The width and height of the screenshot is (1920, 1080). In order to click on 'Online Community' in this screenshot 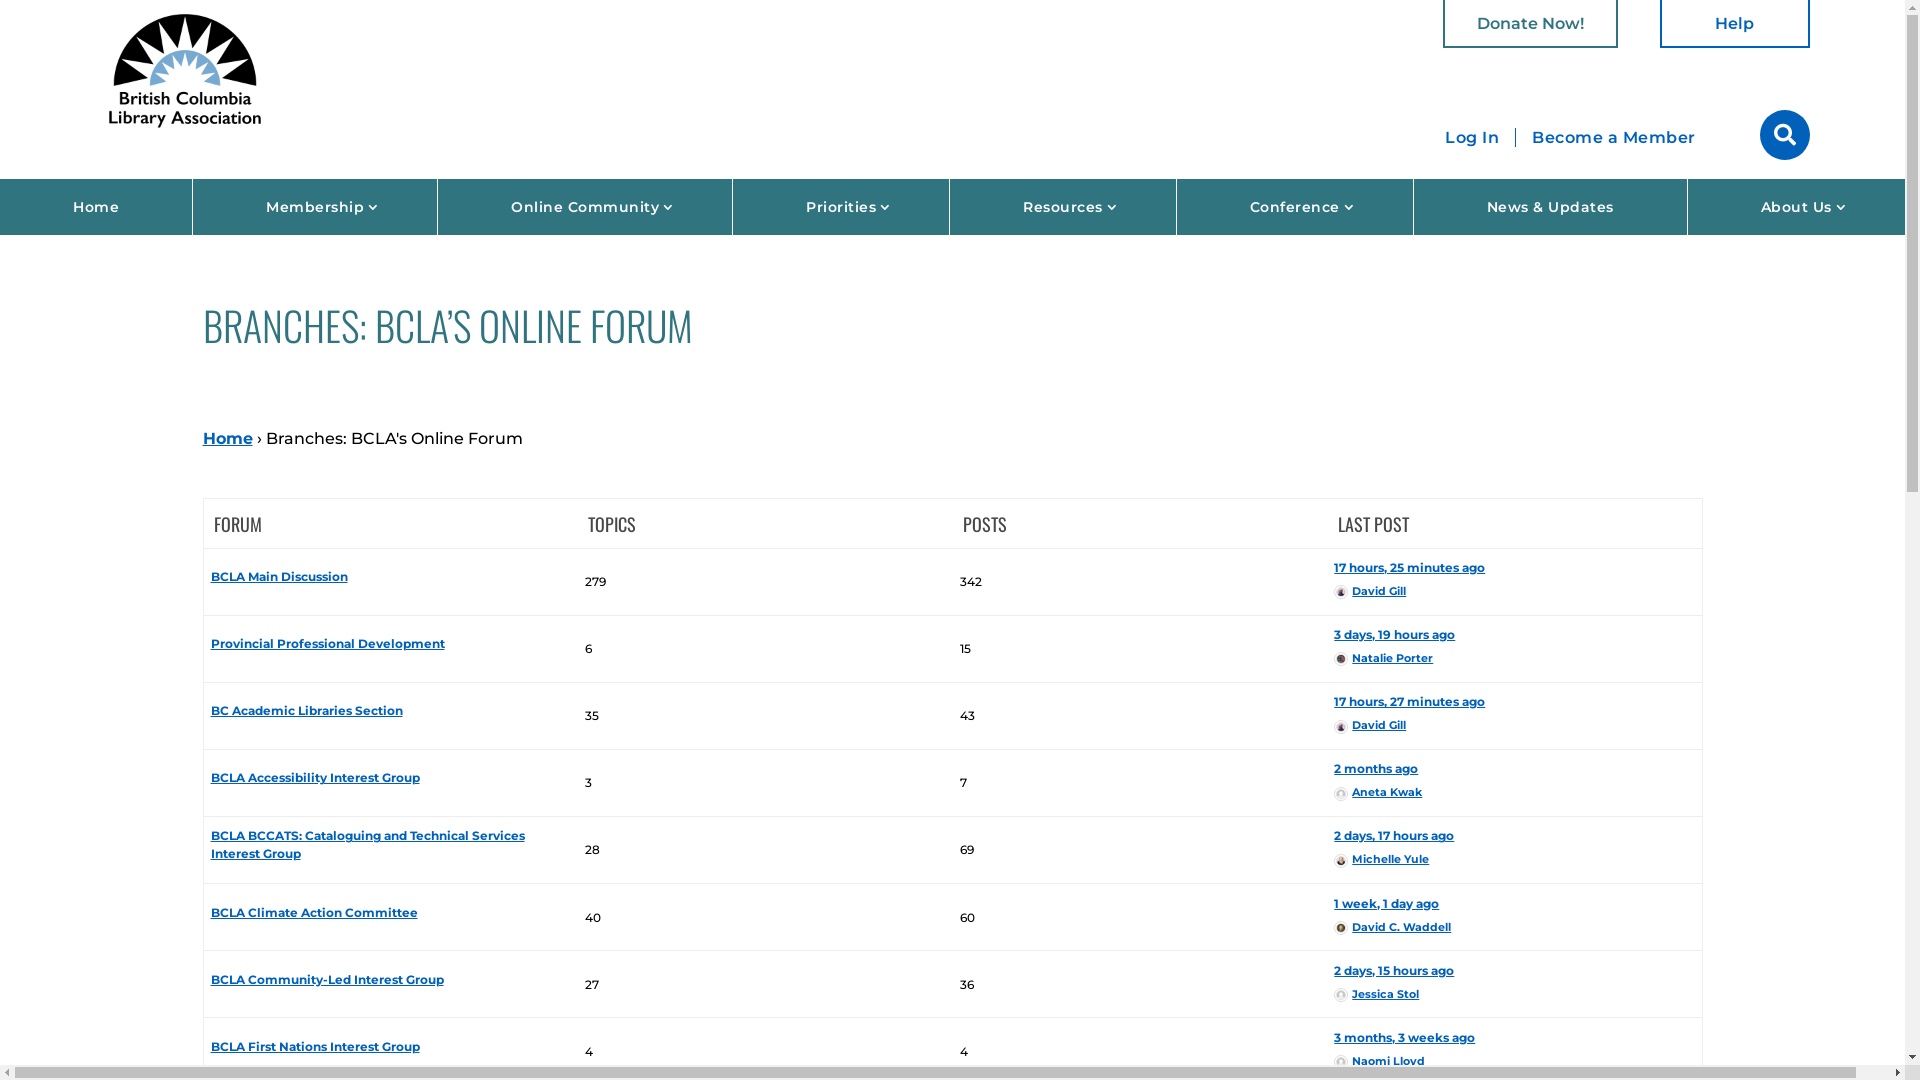, I will do `click(584, 207)`.